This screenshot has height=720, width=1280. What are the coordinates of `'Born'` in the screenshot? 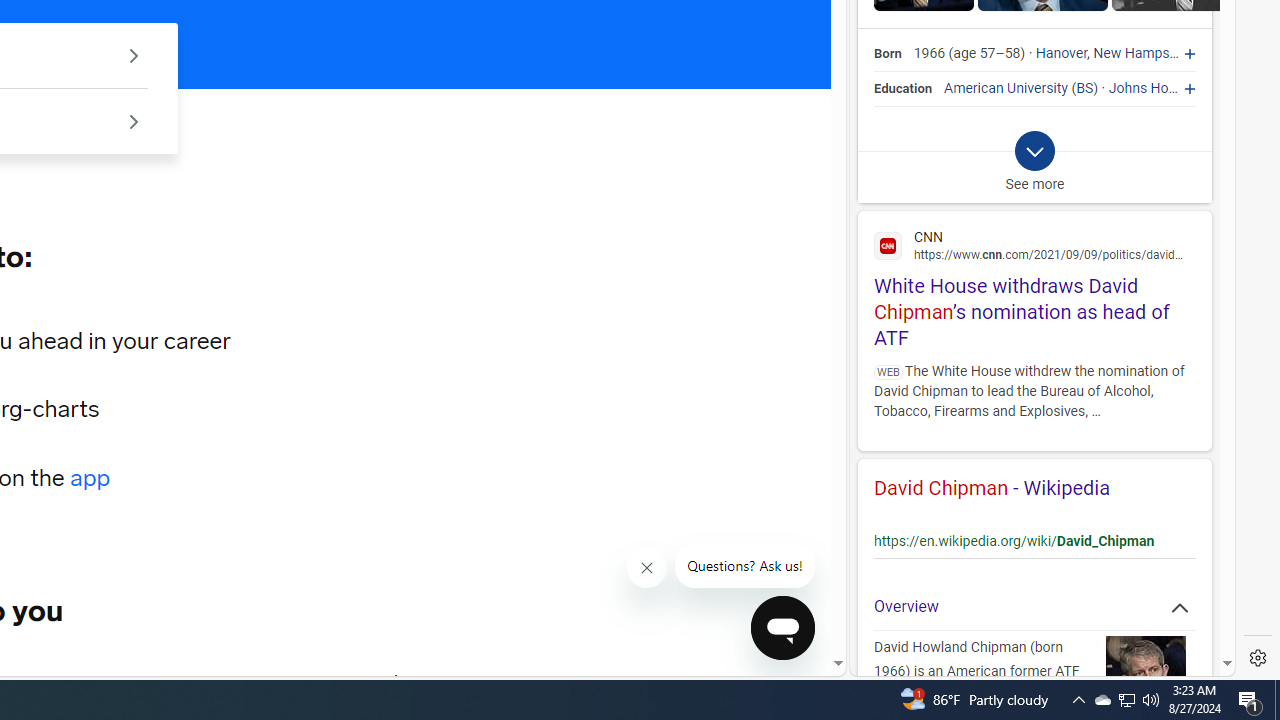 It's located at (887, 53).